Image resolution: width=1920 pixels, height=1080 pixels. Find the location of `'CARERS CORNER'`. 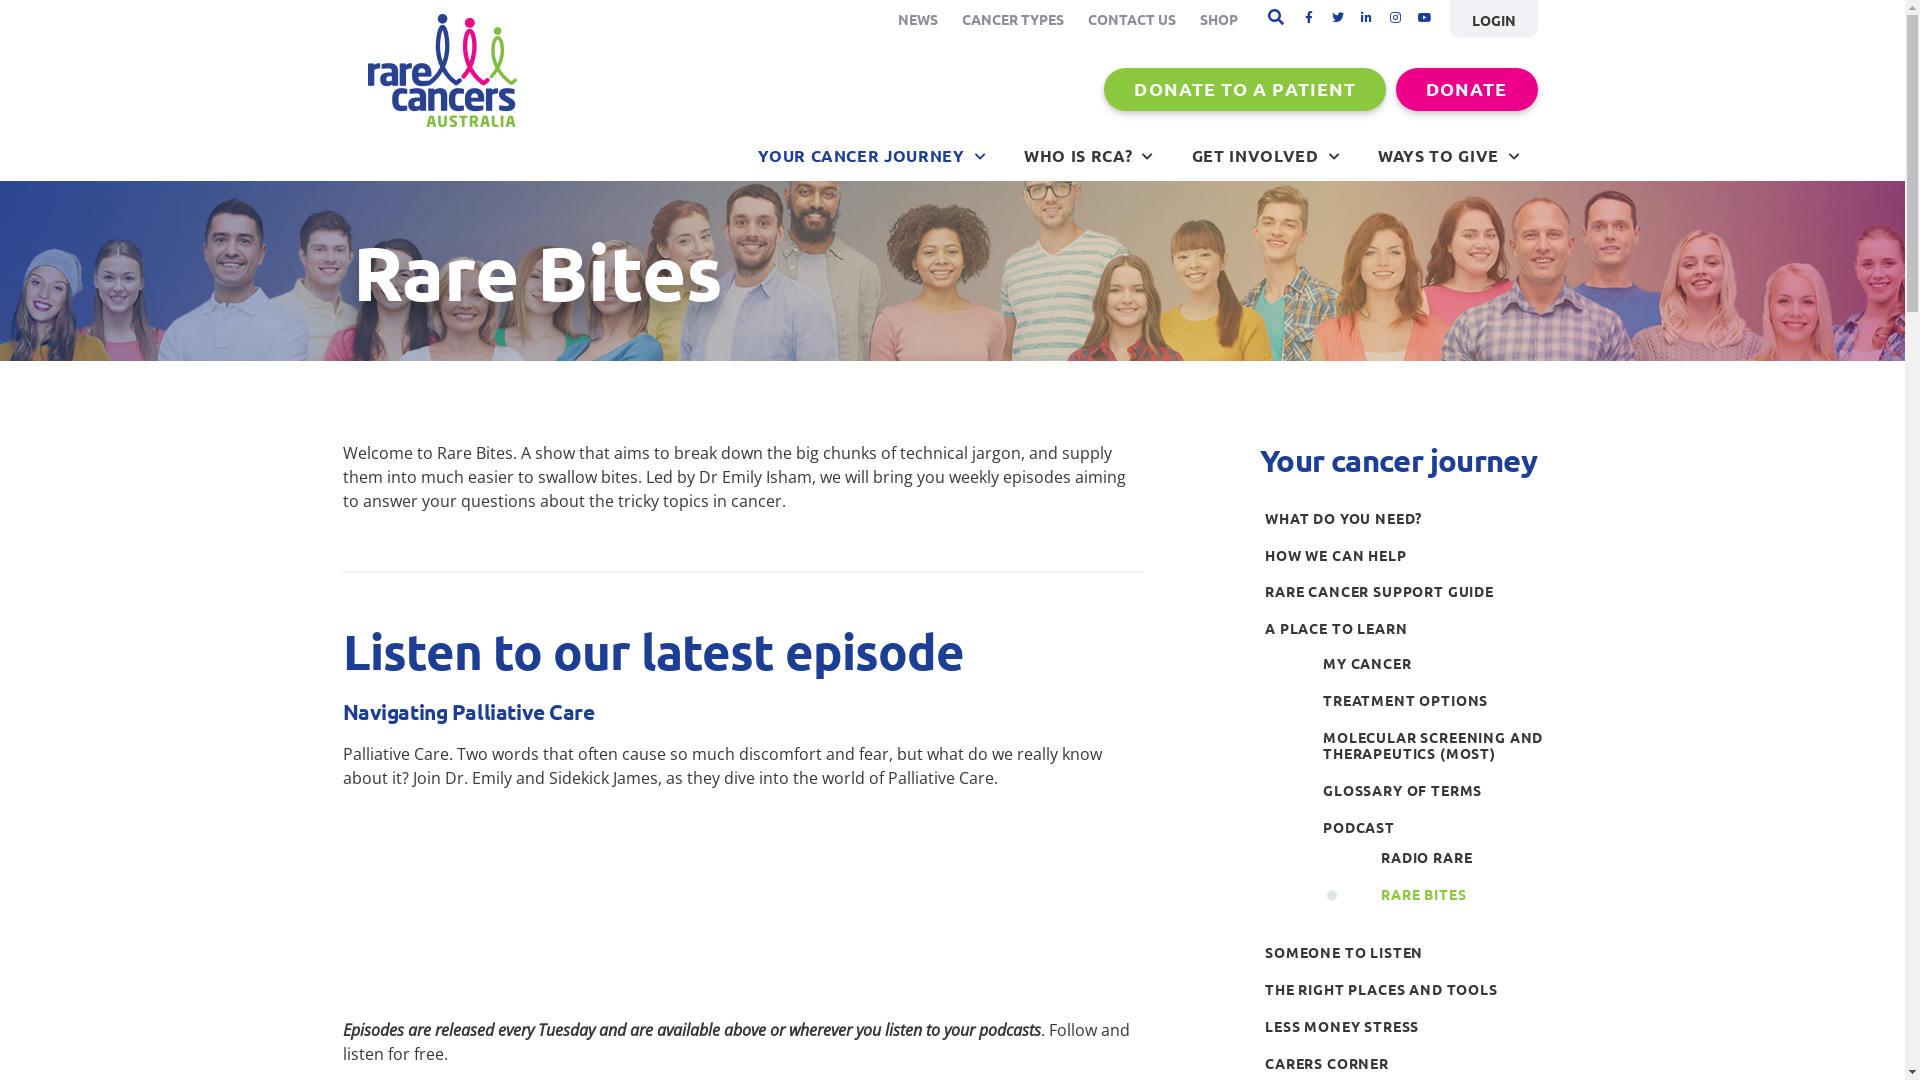

'CARERS CORNER' is located at coordinates (1258, 1062).